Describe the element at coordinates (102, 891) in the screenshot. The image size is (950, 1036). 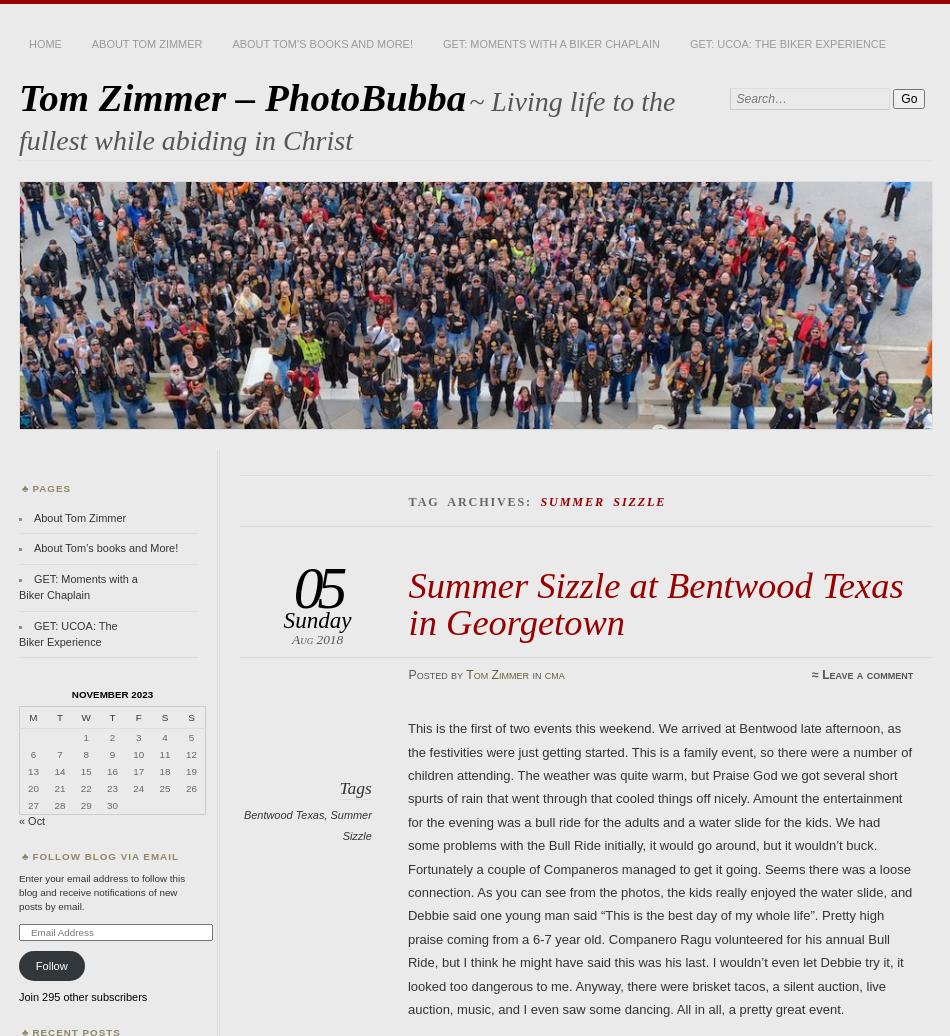
I see `'Enter your email address to follow this blog and receive notifications of new posts by email.'` at that location.